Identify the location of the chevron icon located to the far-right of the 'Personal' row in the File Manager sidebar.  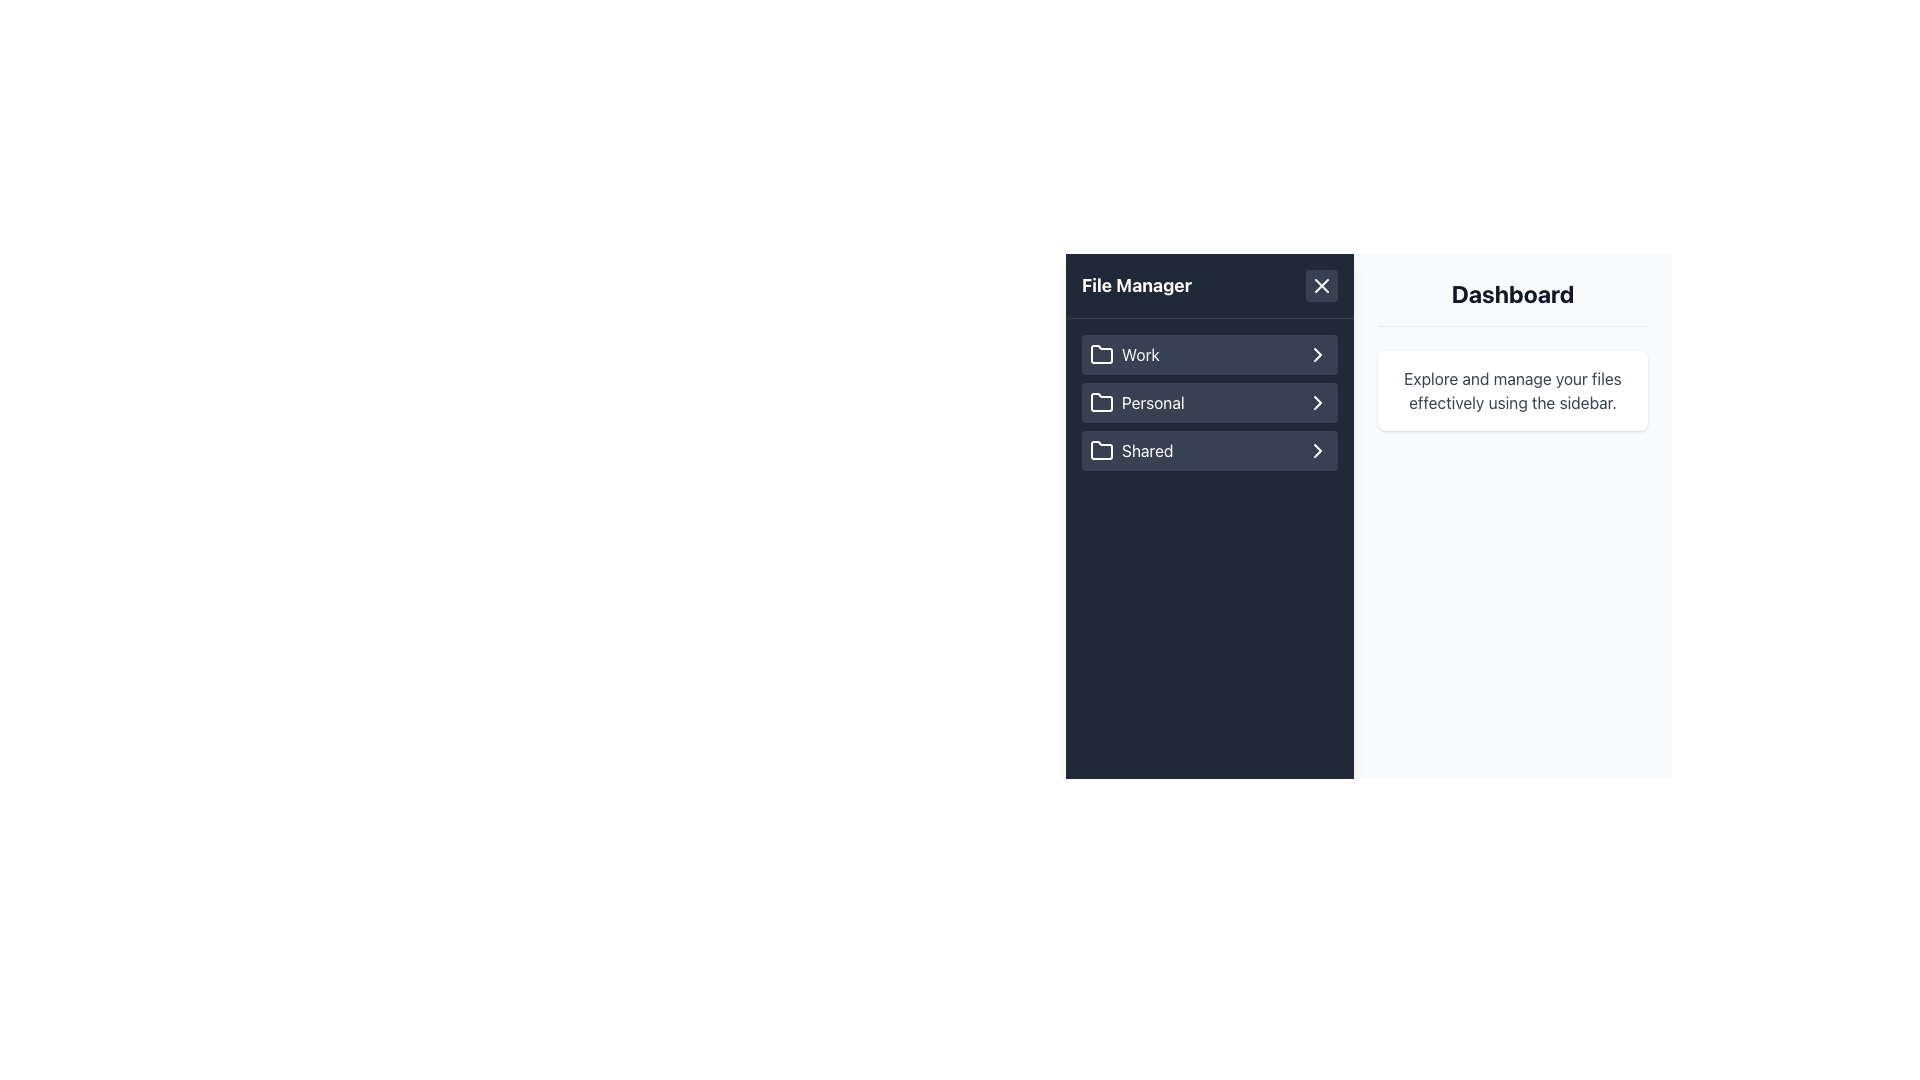
(1318, 402).